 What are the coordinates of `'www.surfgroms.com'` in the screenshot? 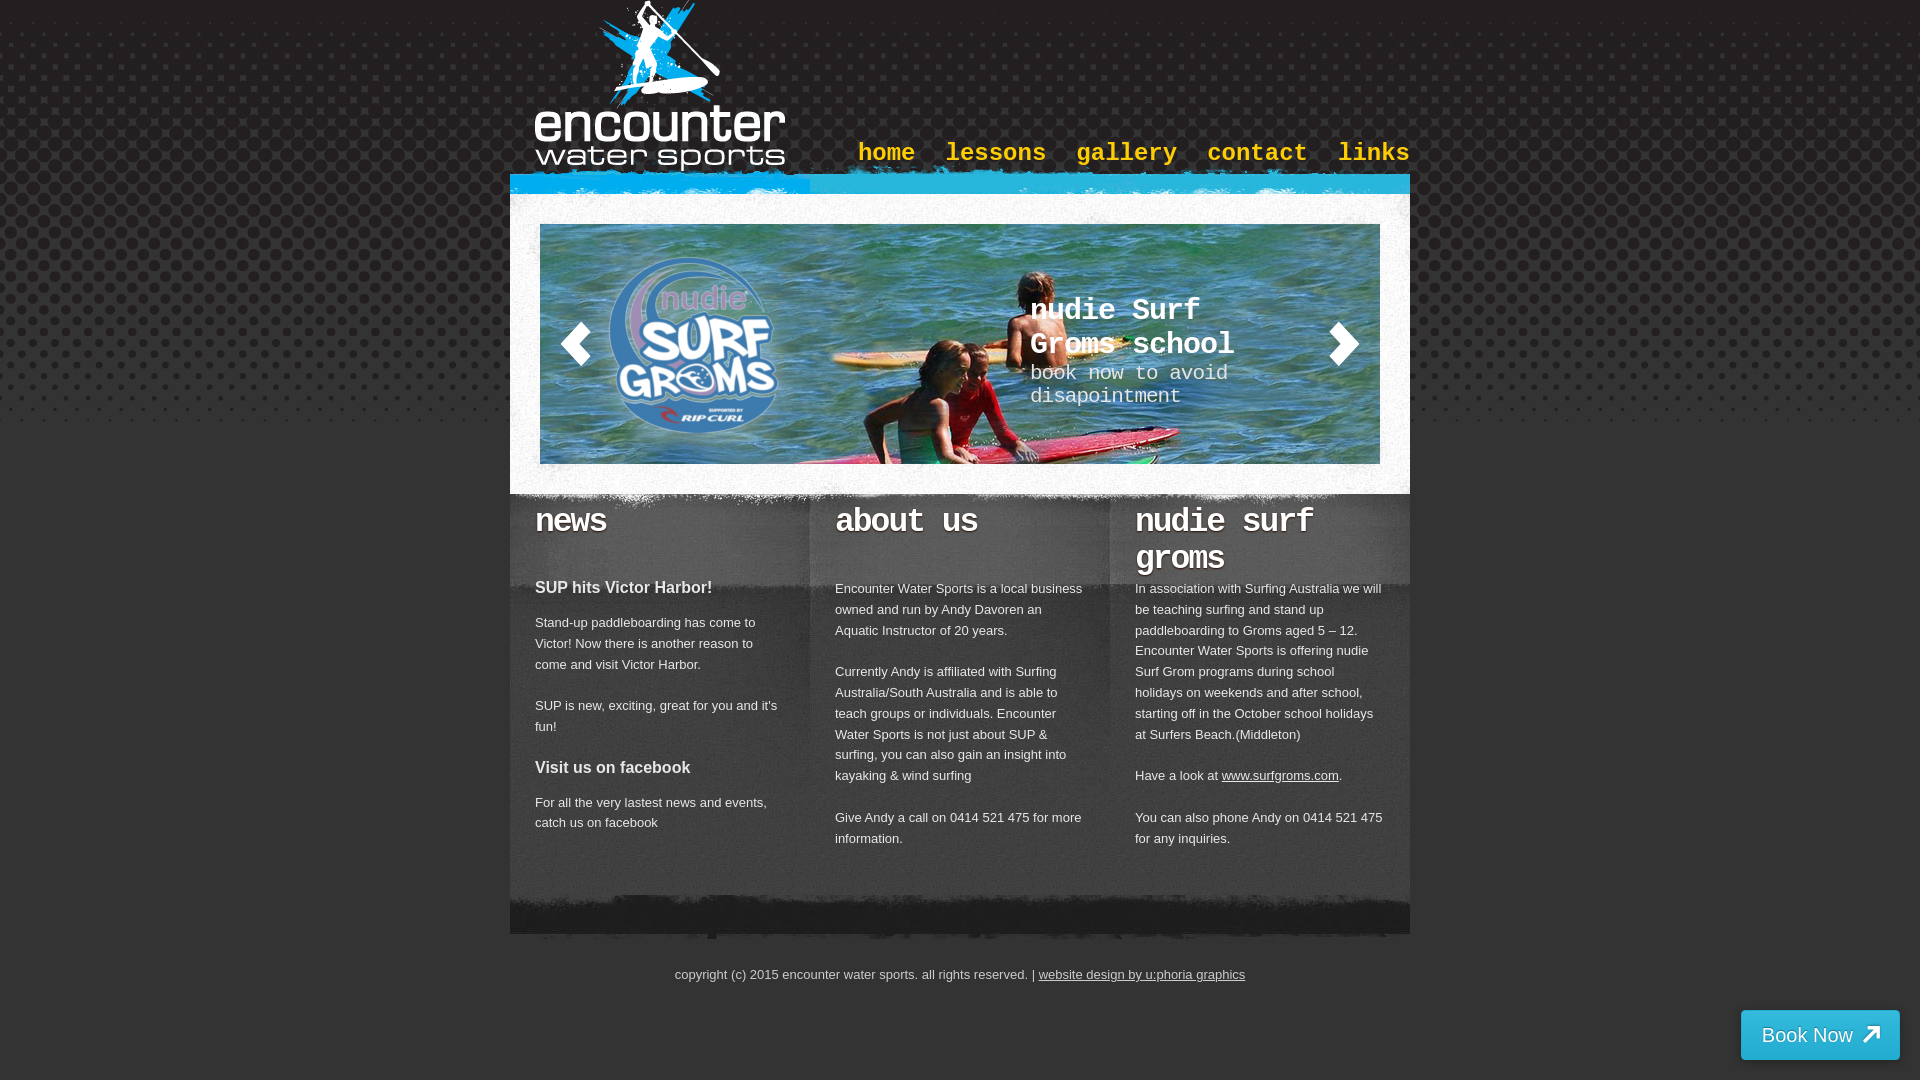 It's located at (1280, 774).